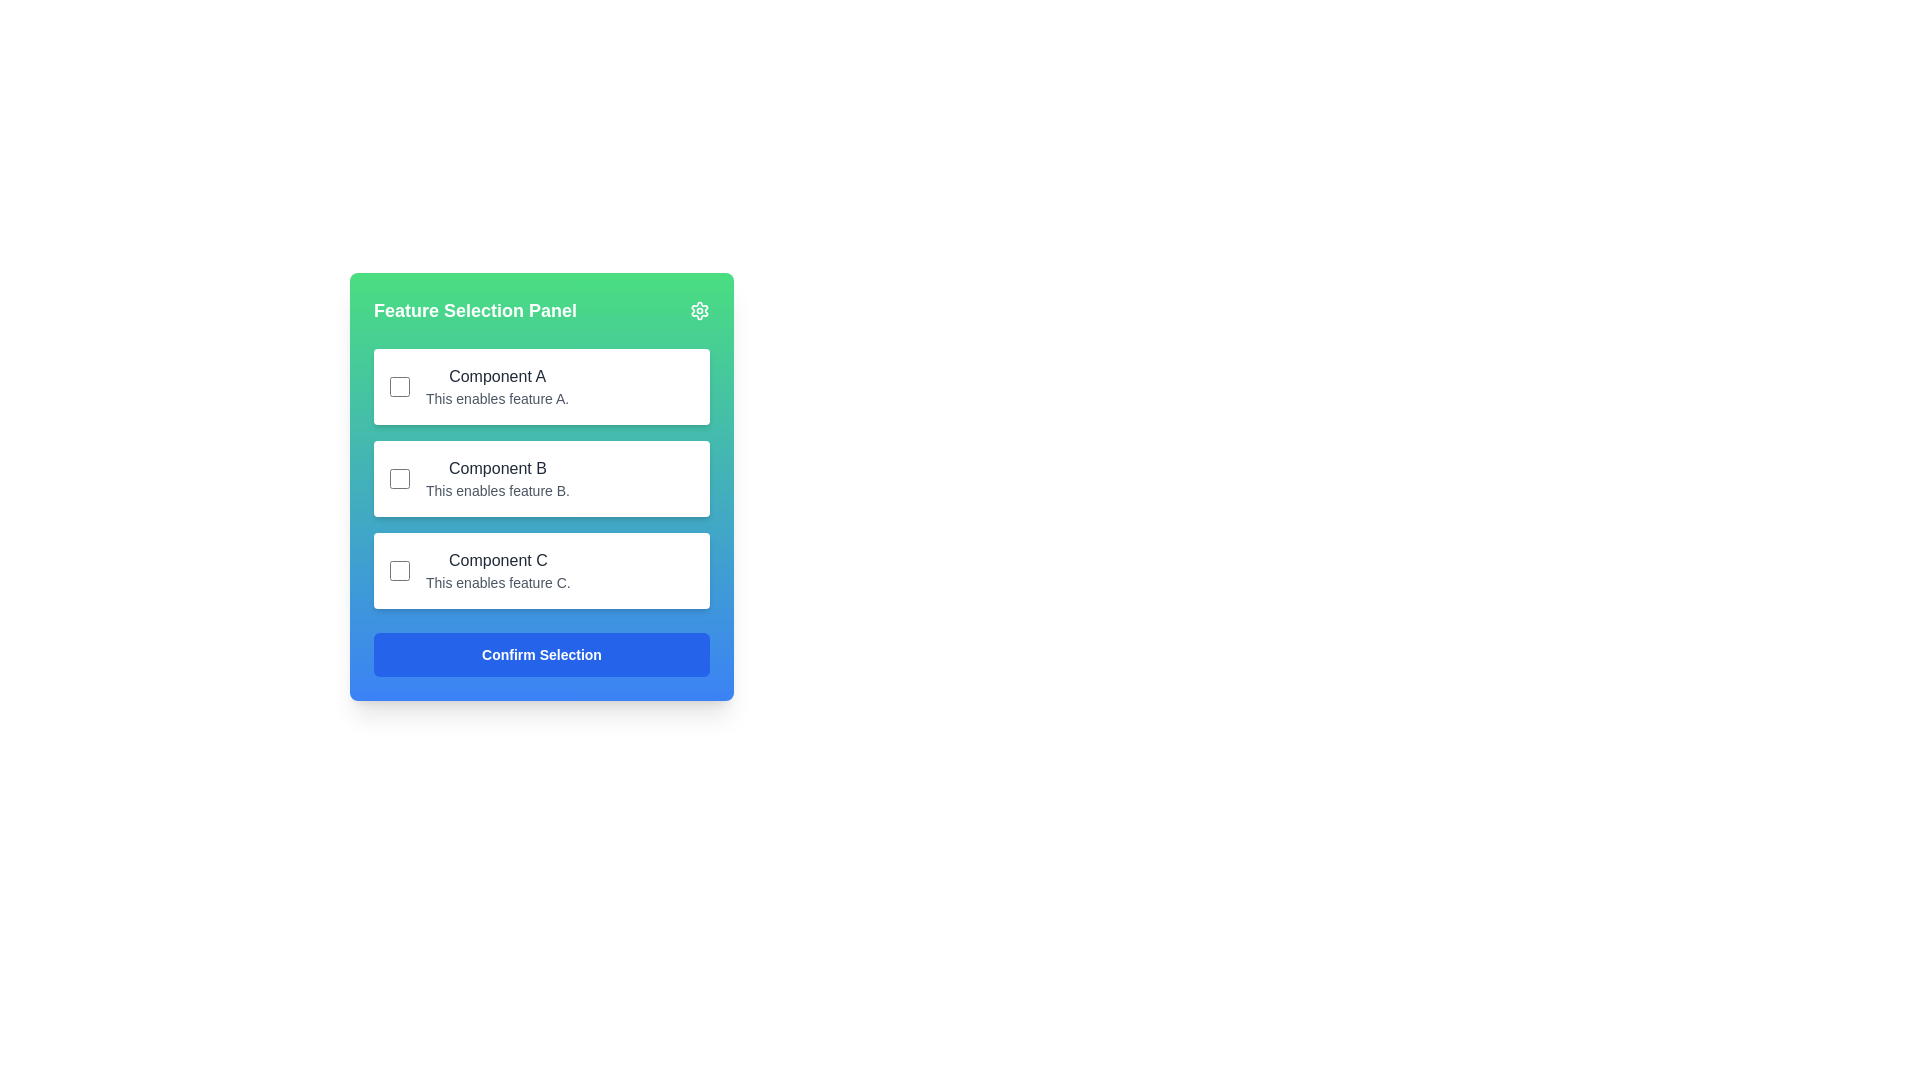 Image resolution: width=1920 pixels, height=1080 pixels. What do you see at coordinates (399, 386) in the screenshot?
I see `the small square-shaped checkbox next to the label 'Component A'` at bounding box center [399, 386].